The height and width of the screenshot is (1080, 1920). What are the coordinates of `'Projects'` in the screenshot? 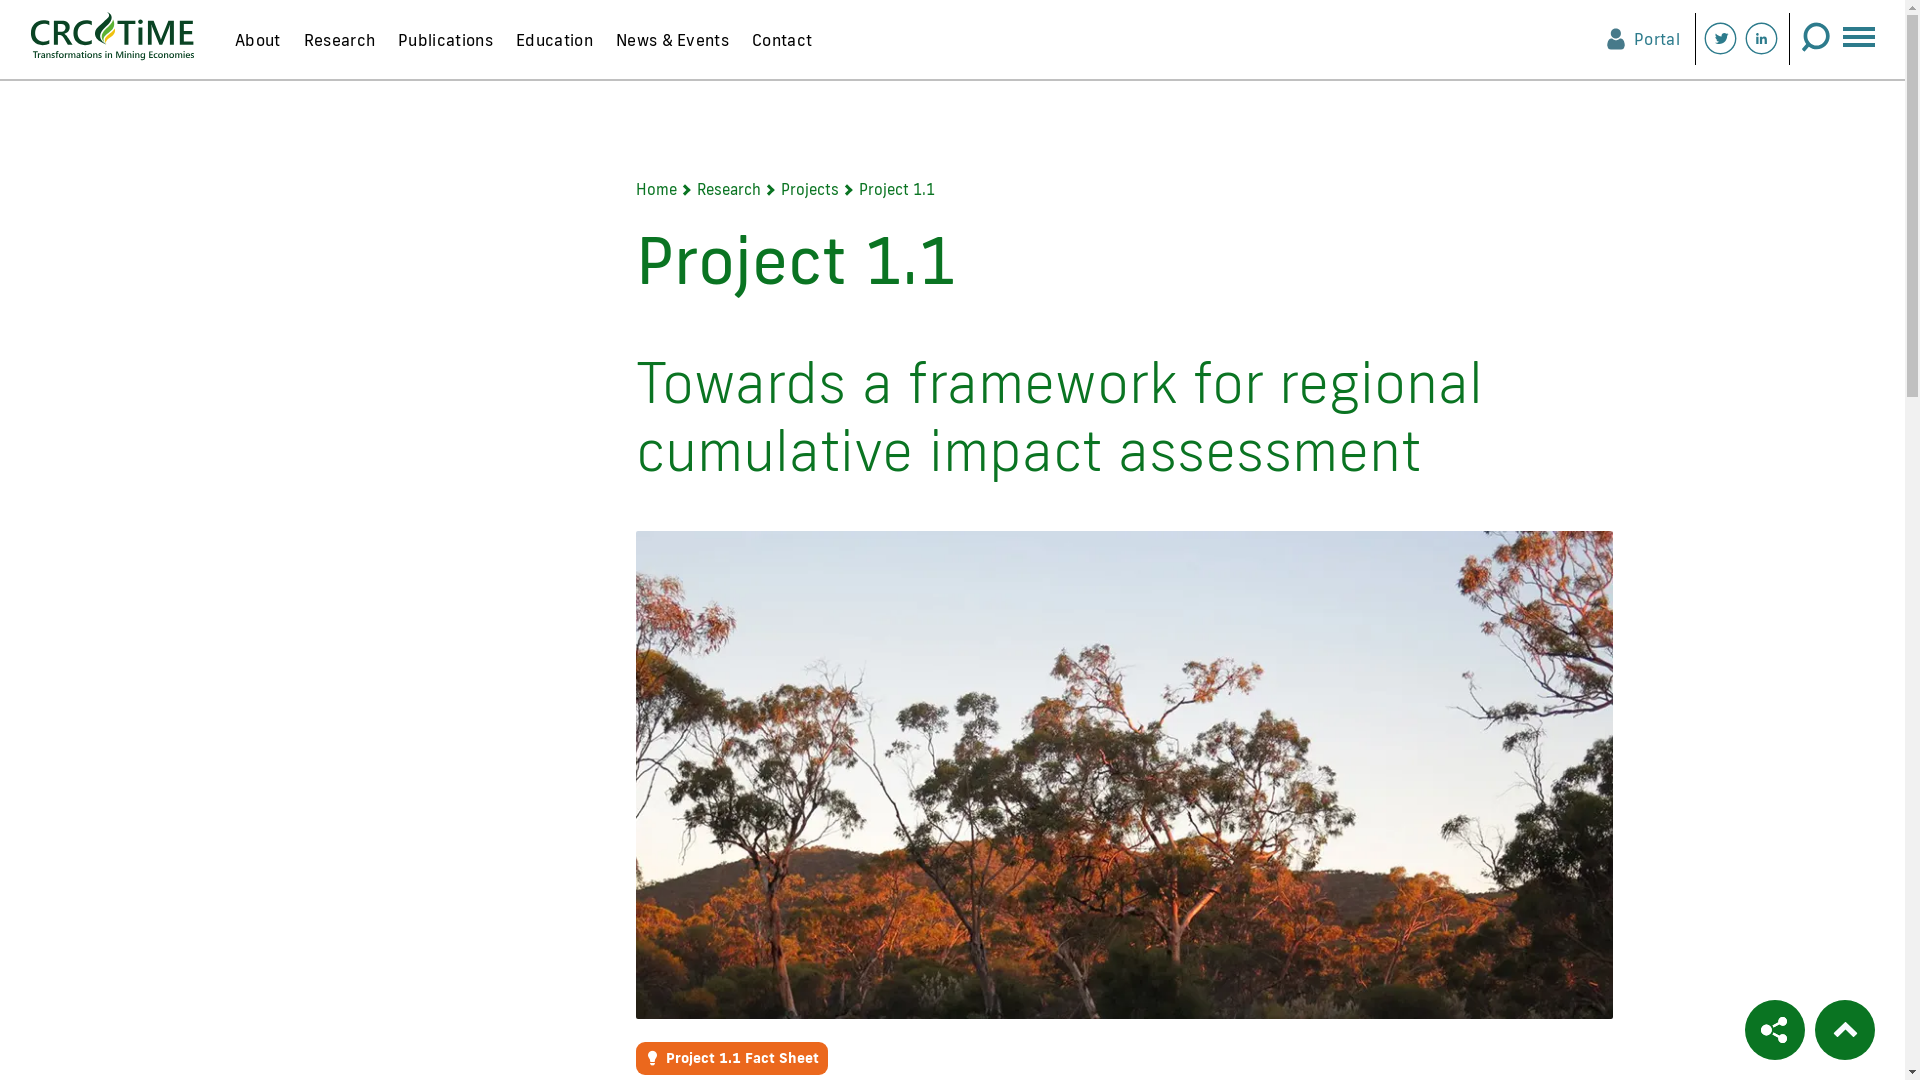 It's located at (810, 189).